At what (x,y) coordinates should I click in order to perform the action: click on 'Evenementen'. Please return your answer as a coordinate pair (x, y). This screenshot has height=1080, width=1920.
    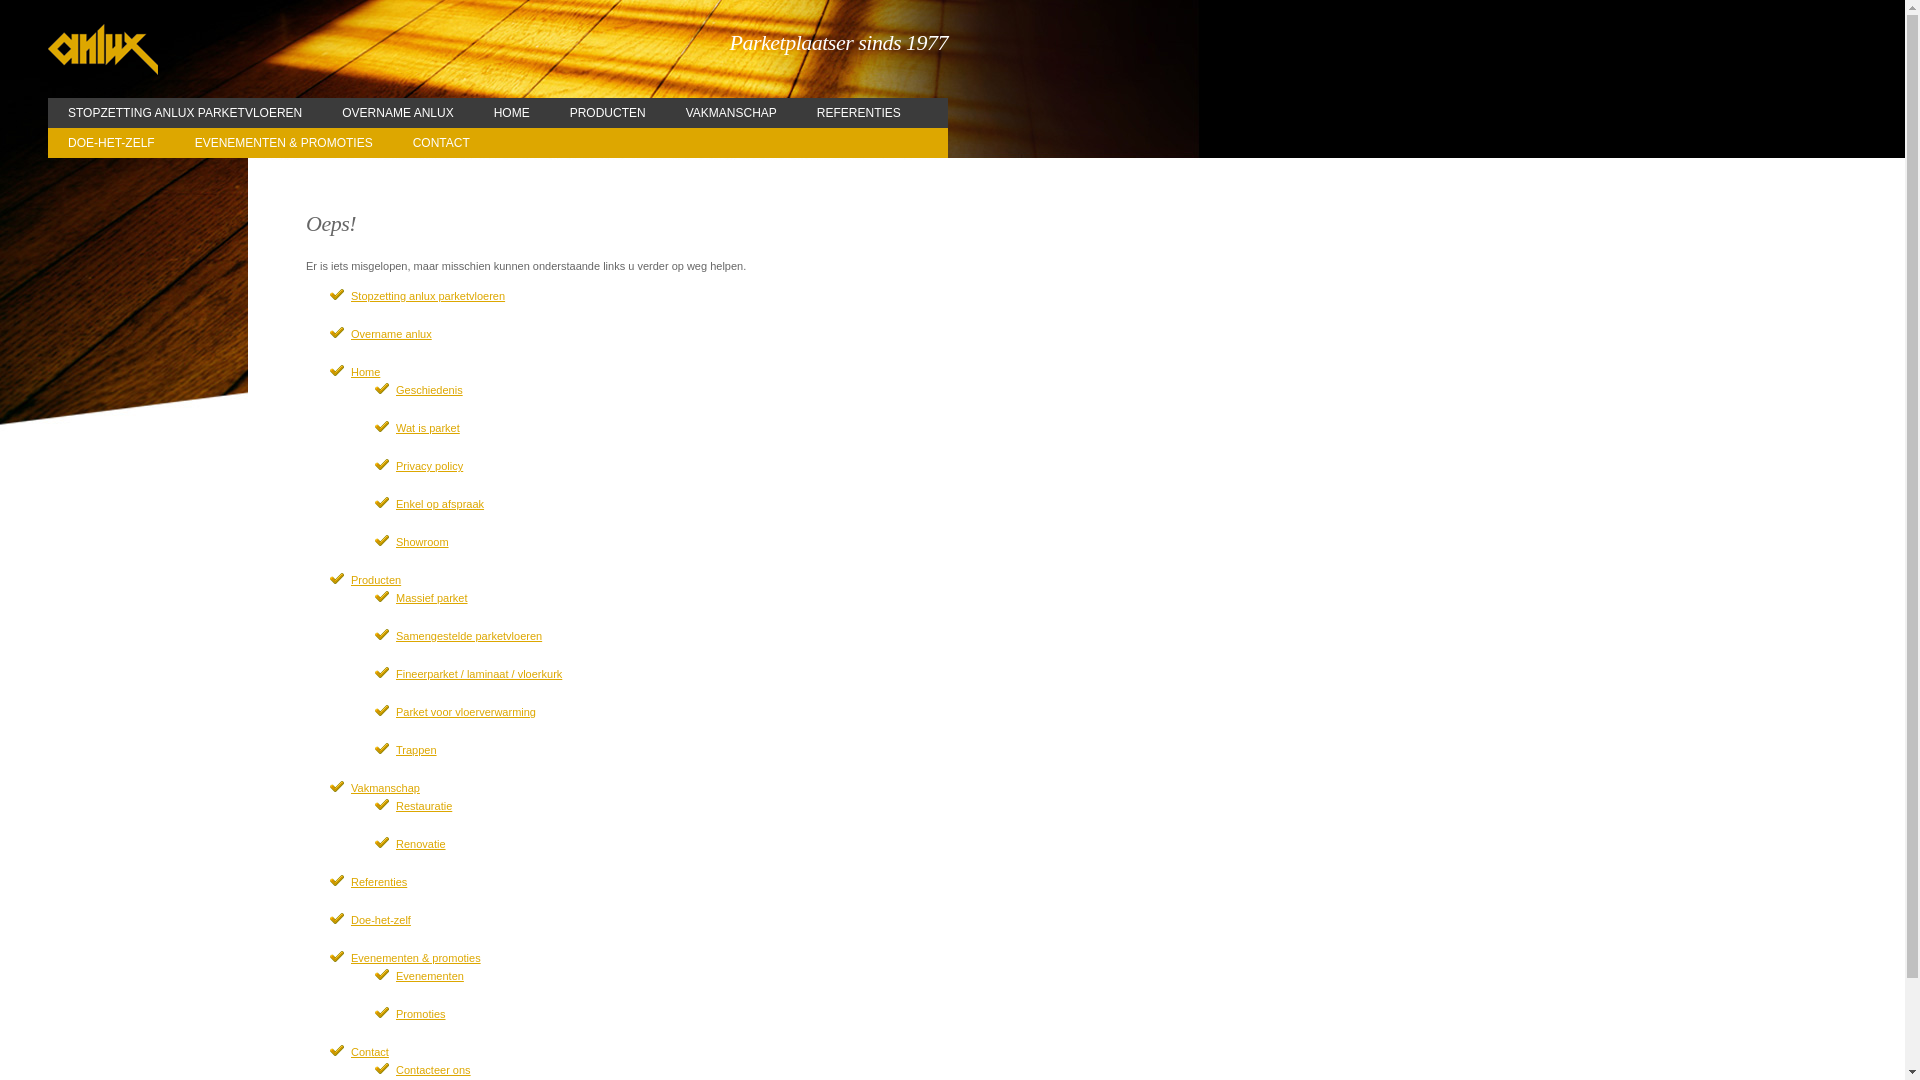
    Looking at the image, I should click on (429, 974).